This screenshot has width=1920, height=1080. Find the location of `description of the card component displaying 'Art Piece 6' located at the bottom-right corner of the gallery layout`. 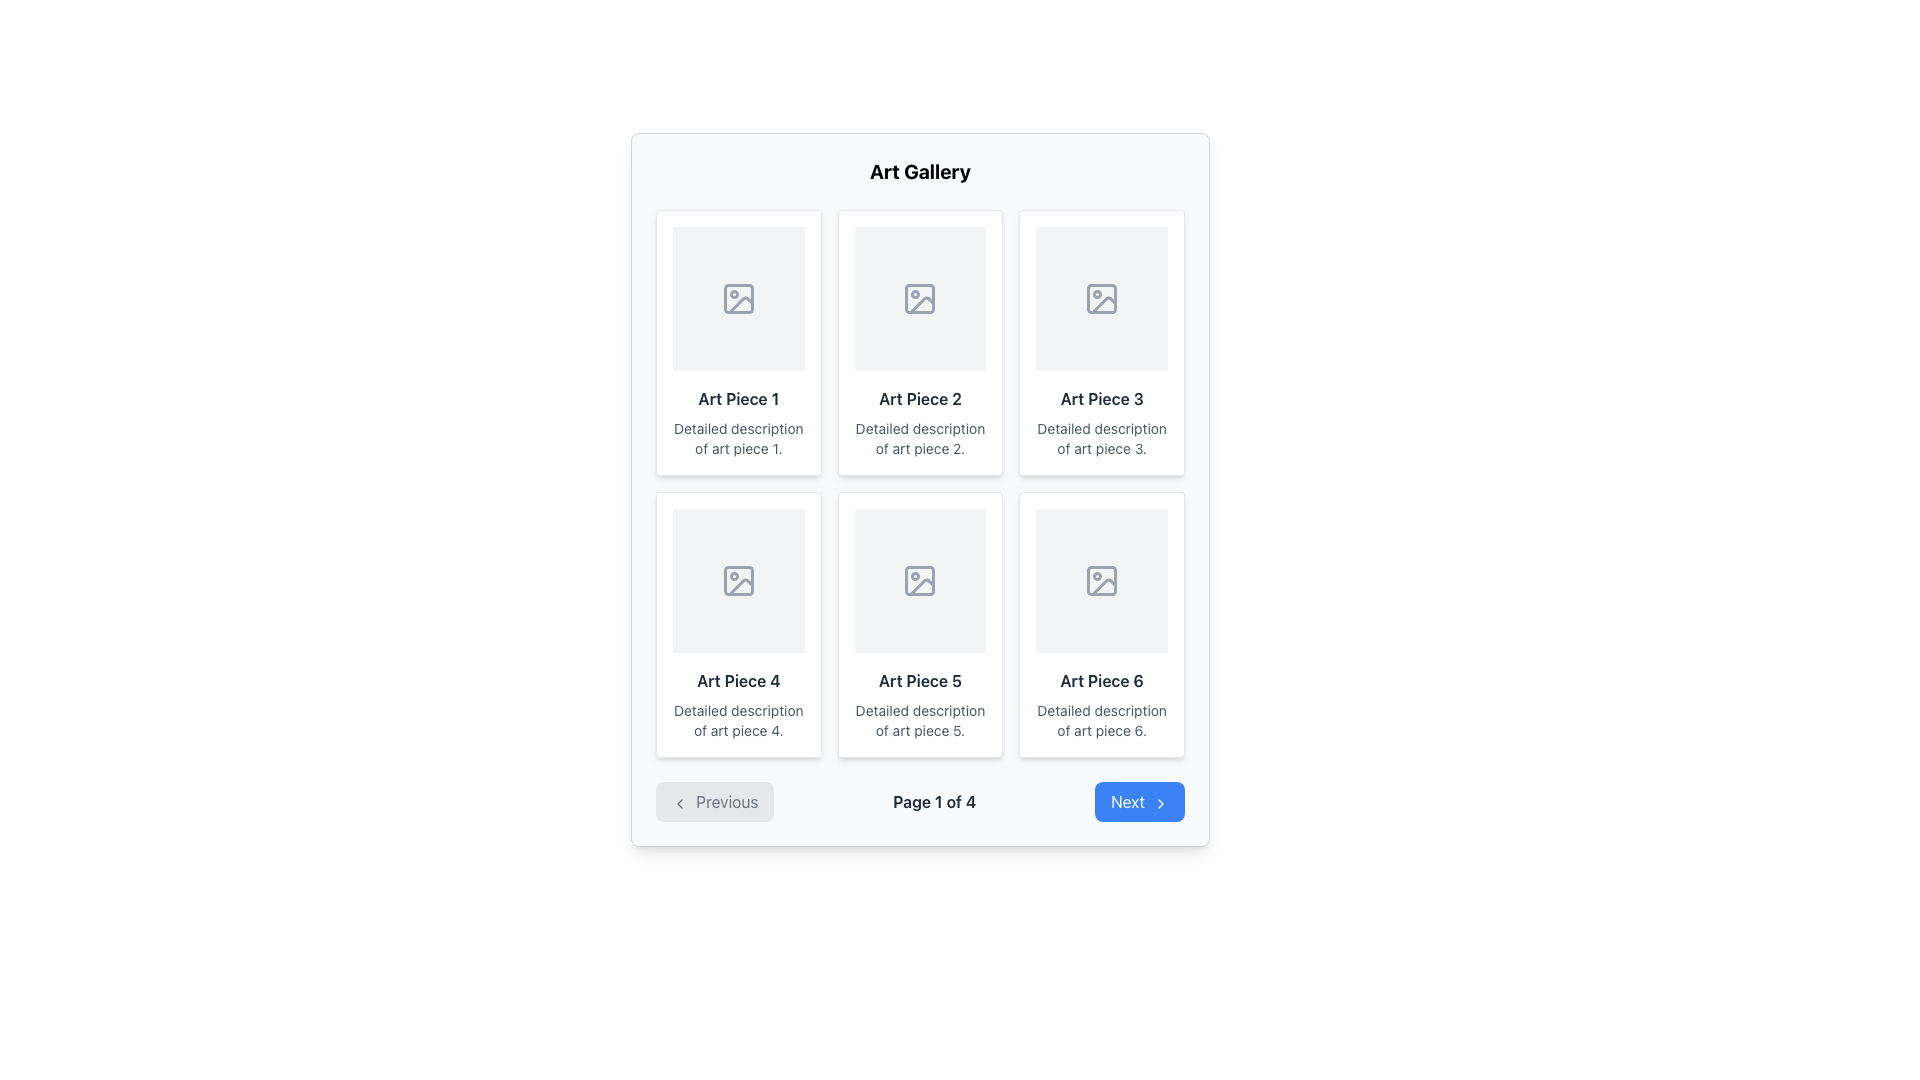

description of the card component displaying 'Art Piece 6' located at the bottom-right corner of the gallery layout is located at coordinates (1101, 623).